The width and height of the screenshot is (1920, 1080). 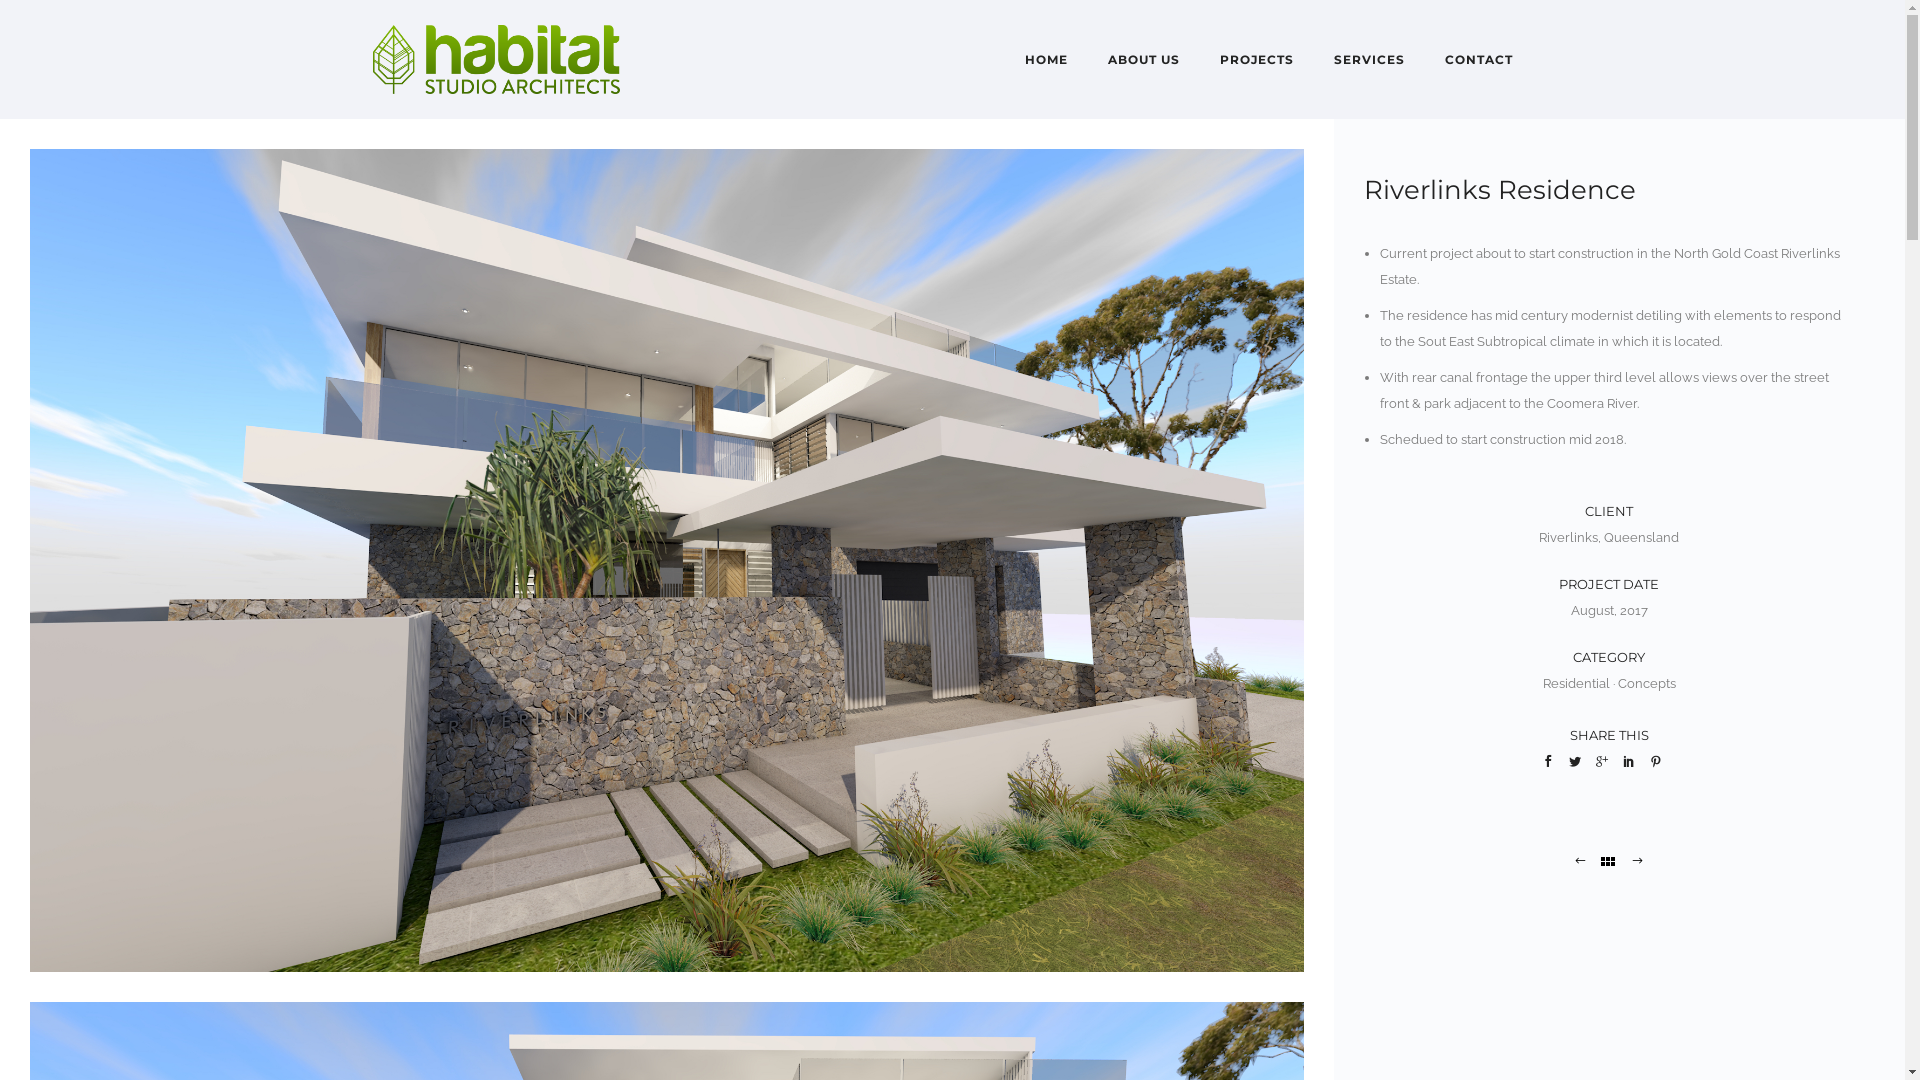 I want to click on 'Concepts', so click(x=1646, y=682).